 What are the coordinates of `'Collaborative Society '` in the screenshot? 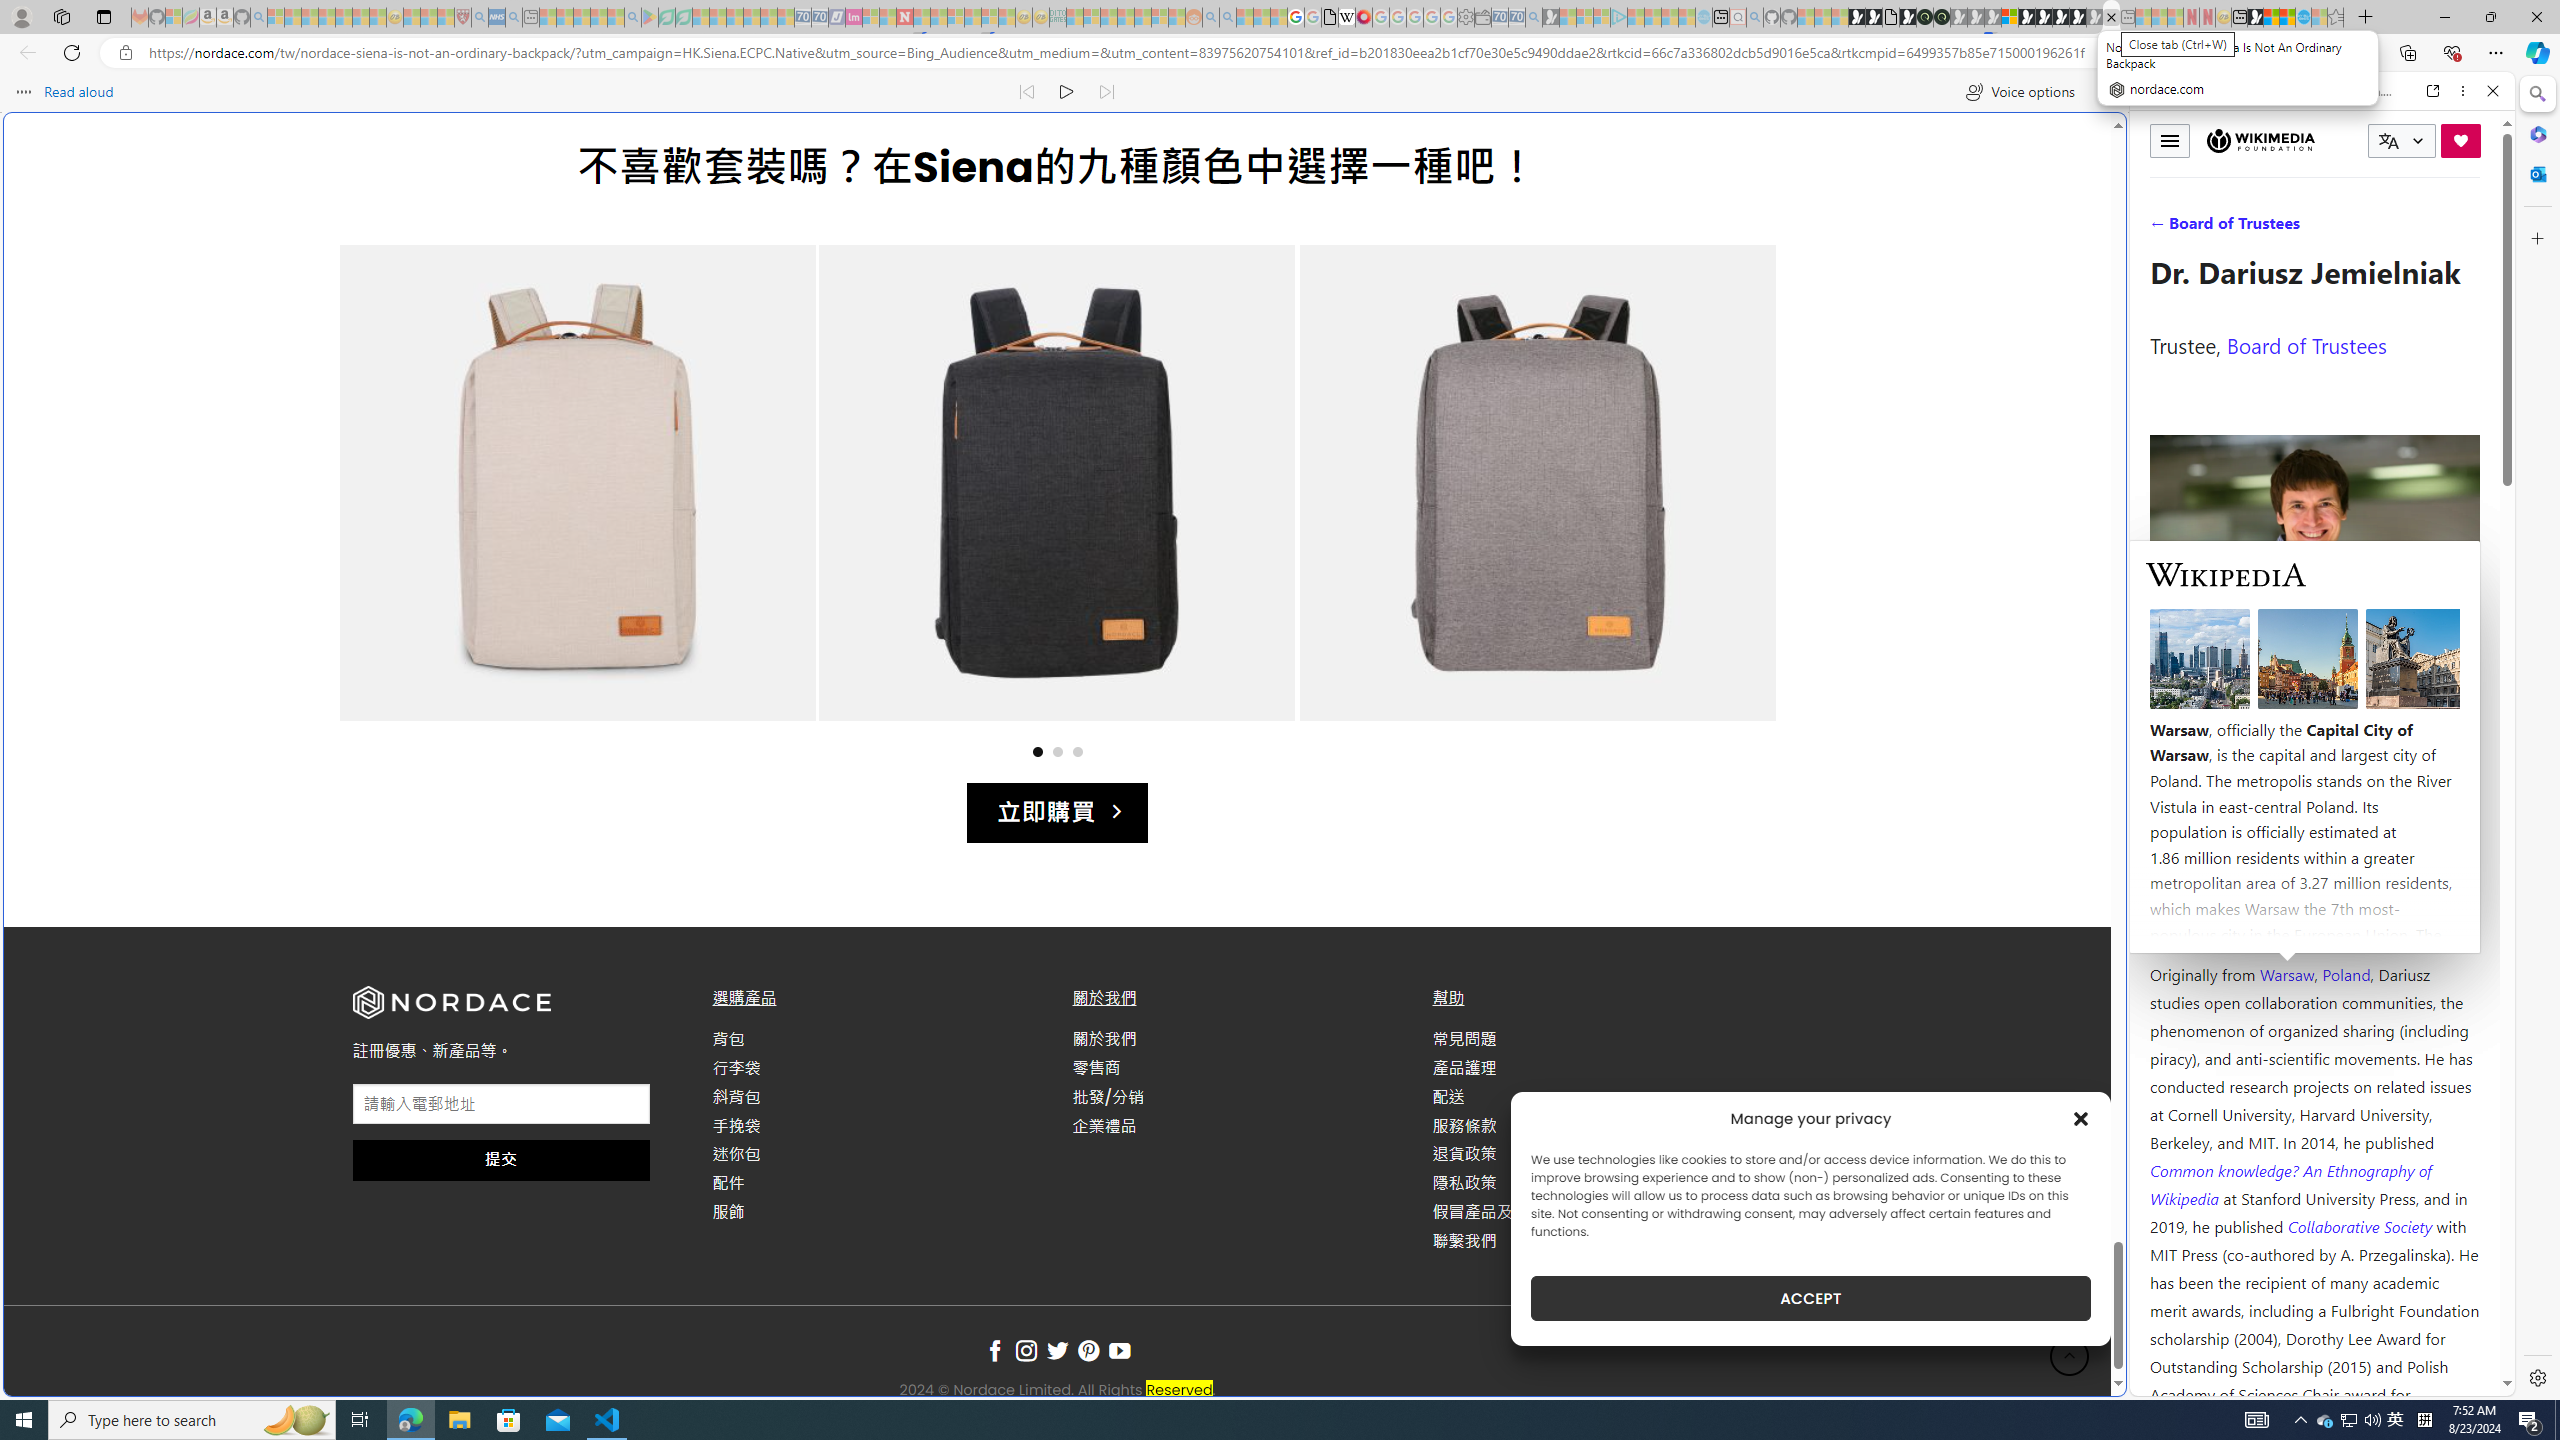 It's located at (2360, 1225).